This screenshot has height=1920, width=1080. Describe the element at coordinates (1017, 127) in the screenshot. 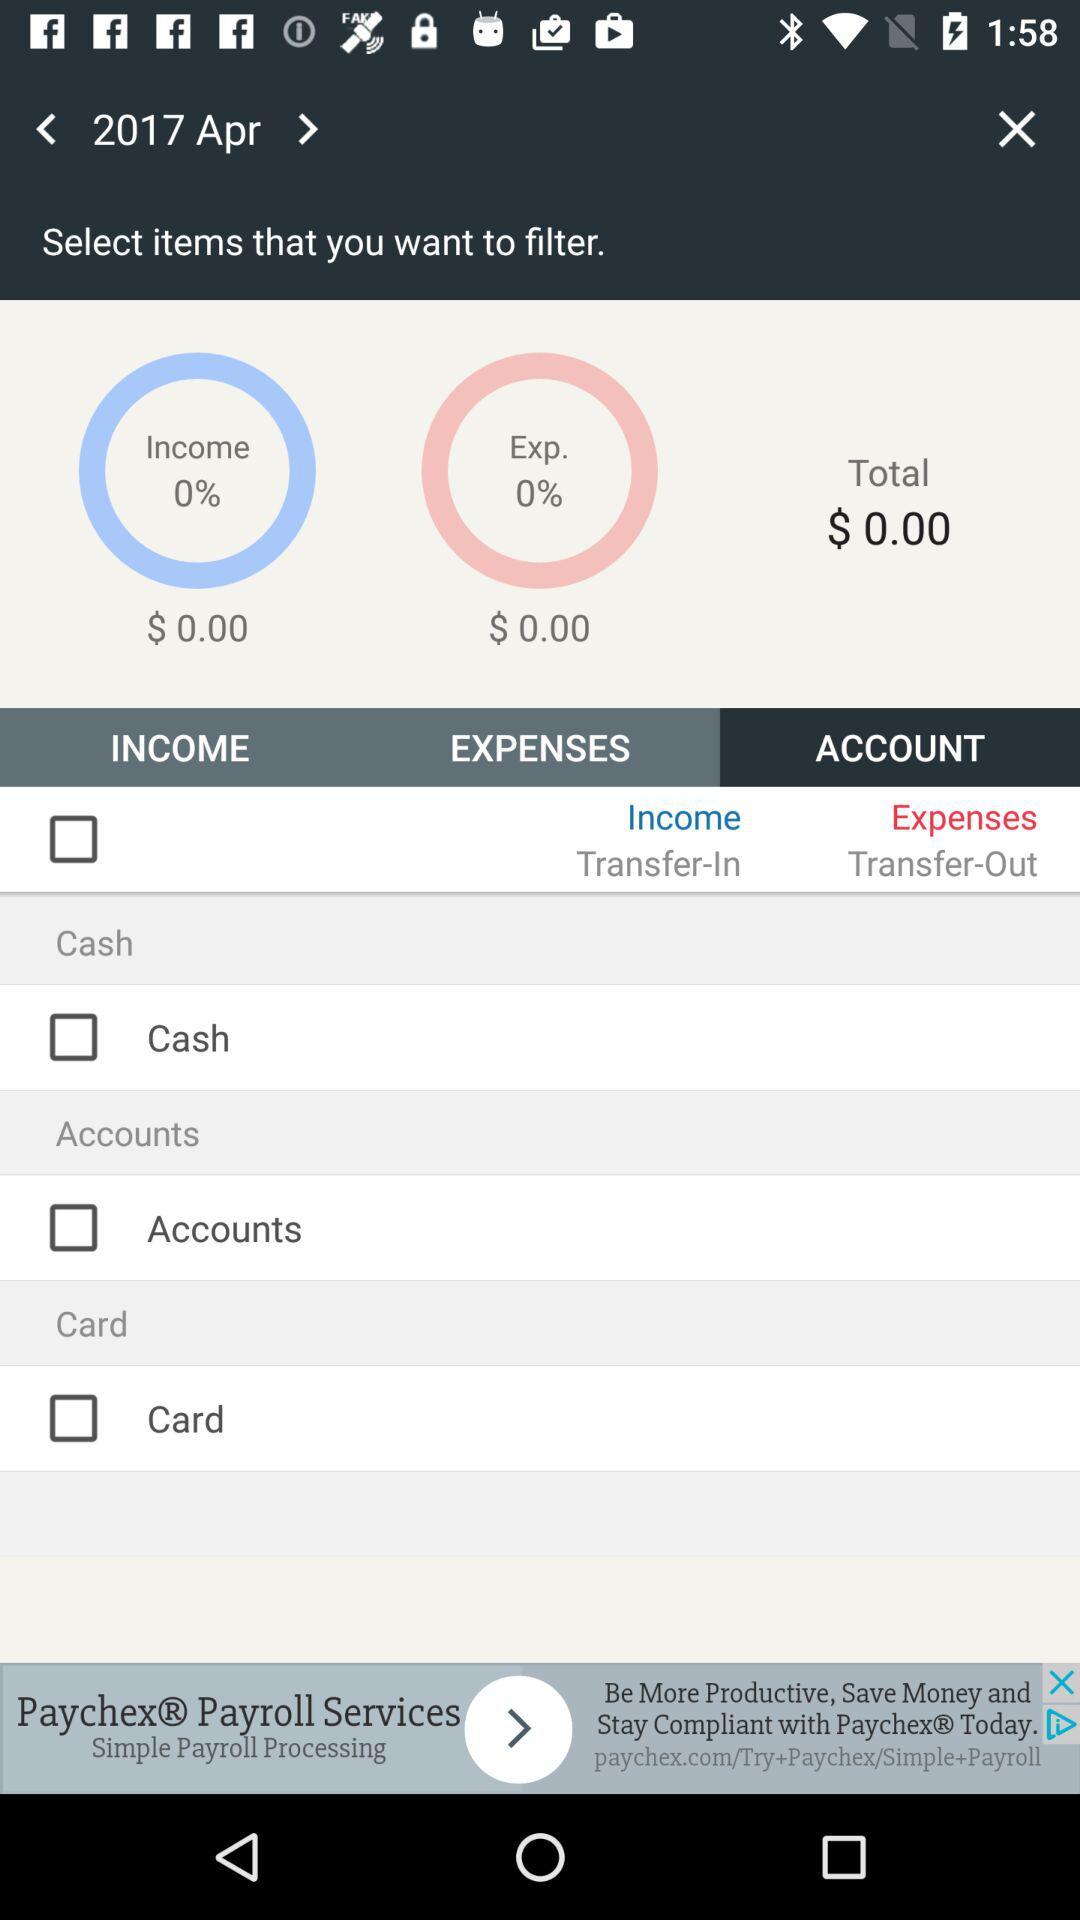

I see `the close icon` at that location.